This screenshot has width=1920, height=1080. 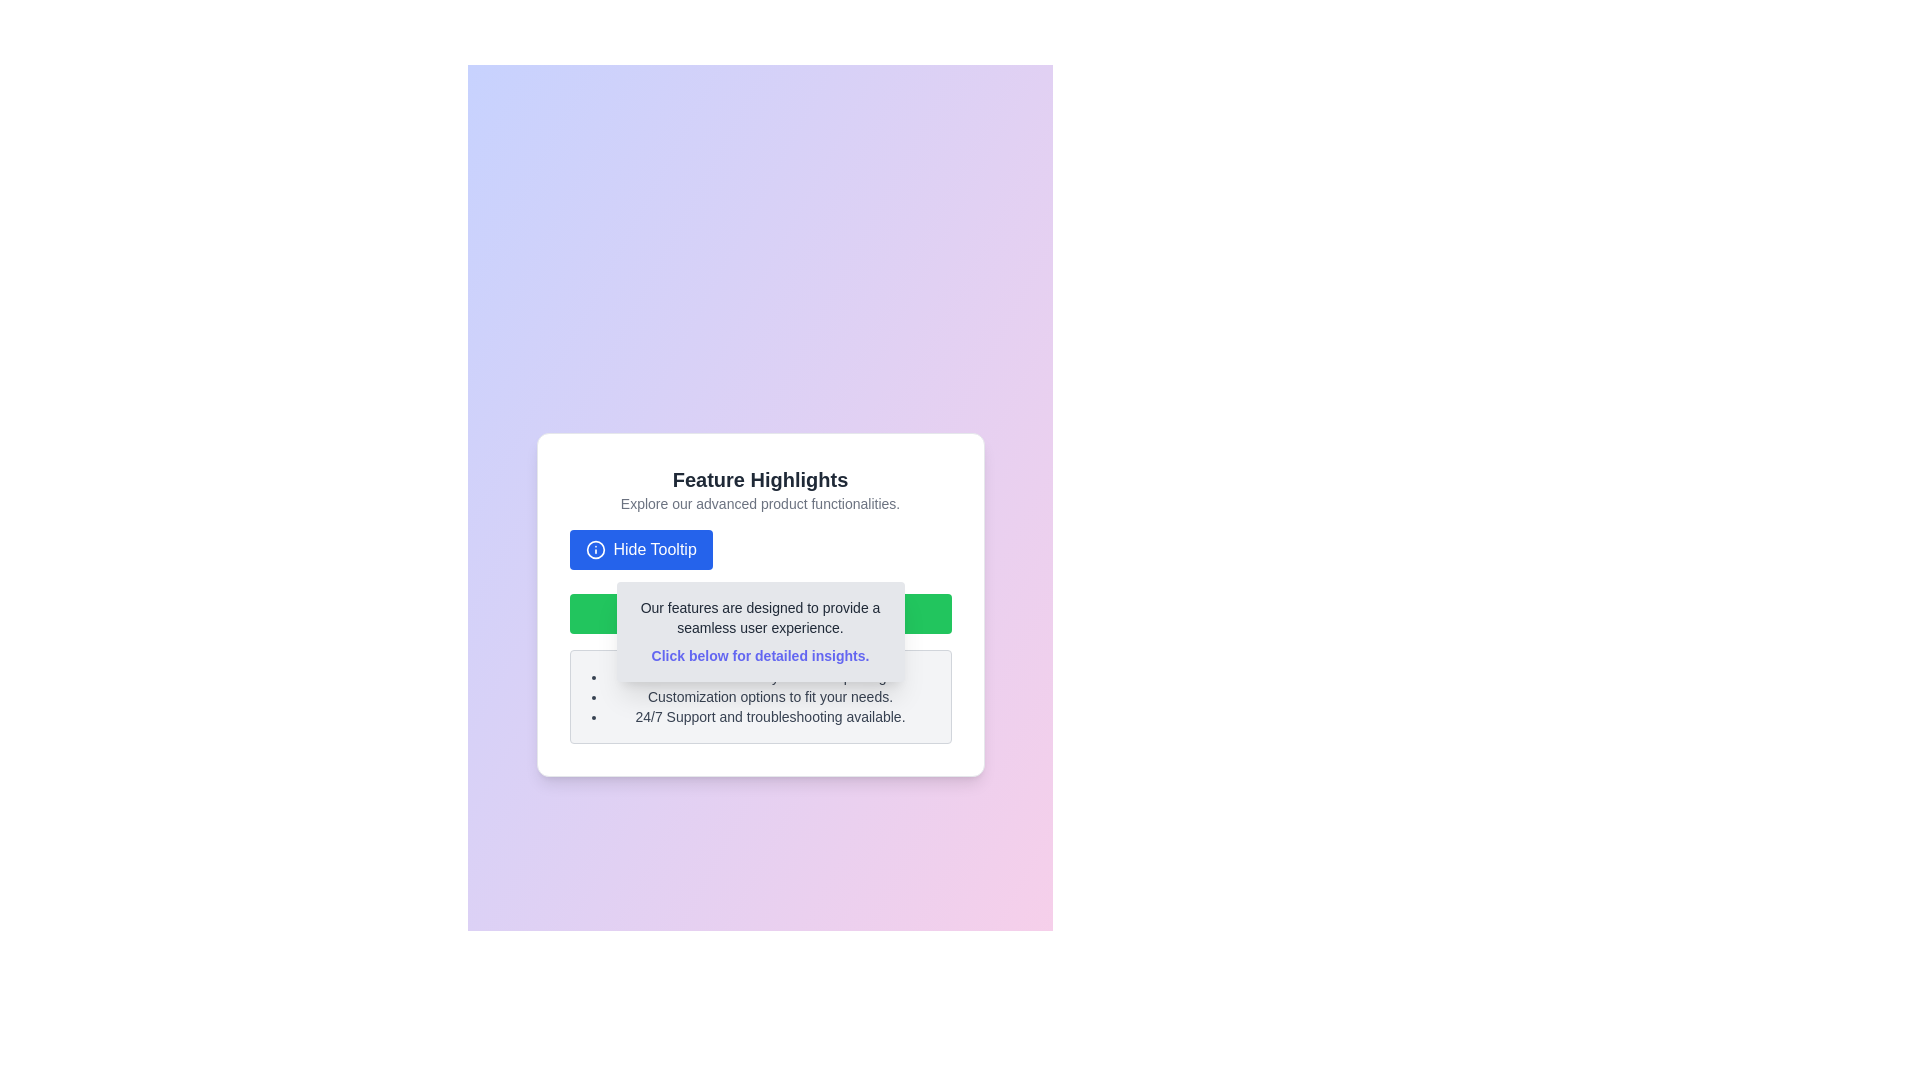 What do you see at coordinates (759, 696) in the screenshot?
I see `the informational list that provides details about features or services offered, located below the 'Hide Details' green button in the modal card` at bounding box center [759, 696].